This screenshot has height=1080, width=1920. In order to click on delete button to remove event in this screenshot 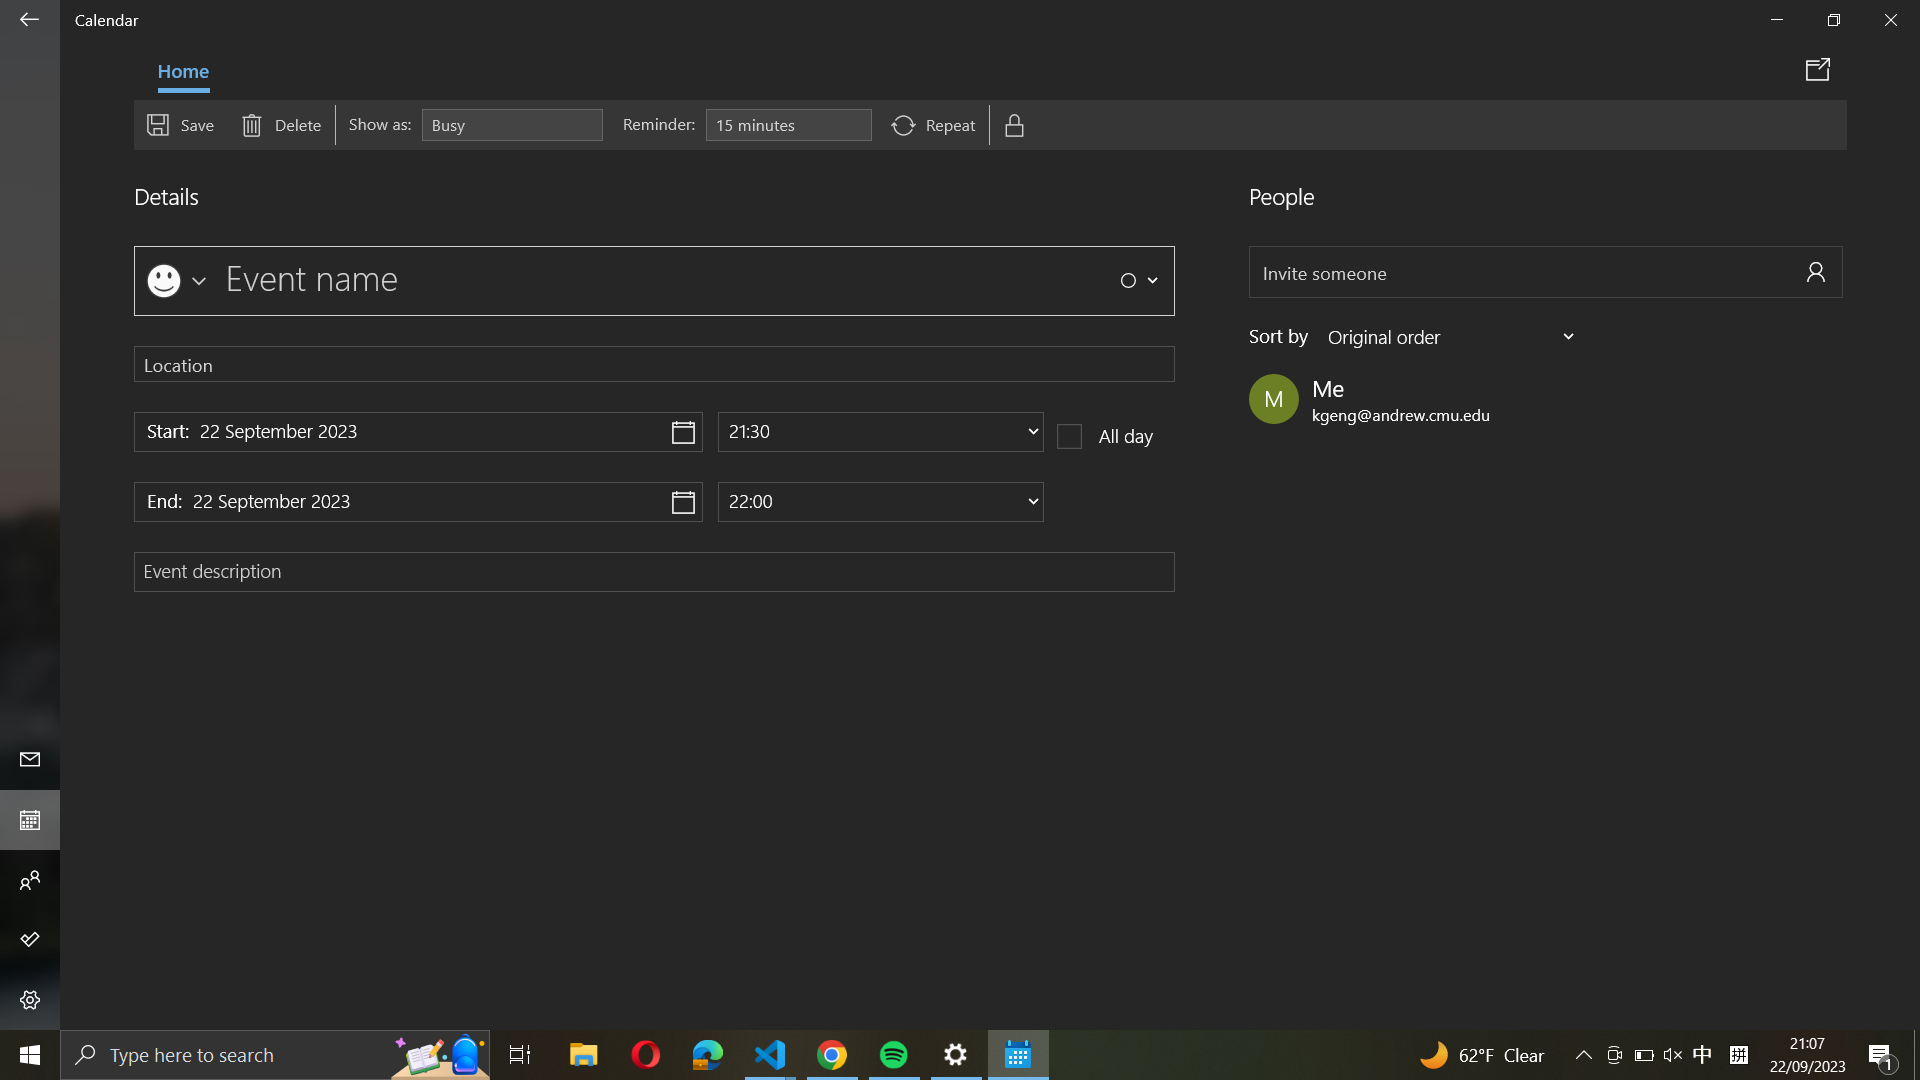, I will do `click(280, 123)`.